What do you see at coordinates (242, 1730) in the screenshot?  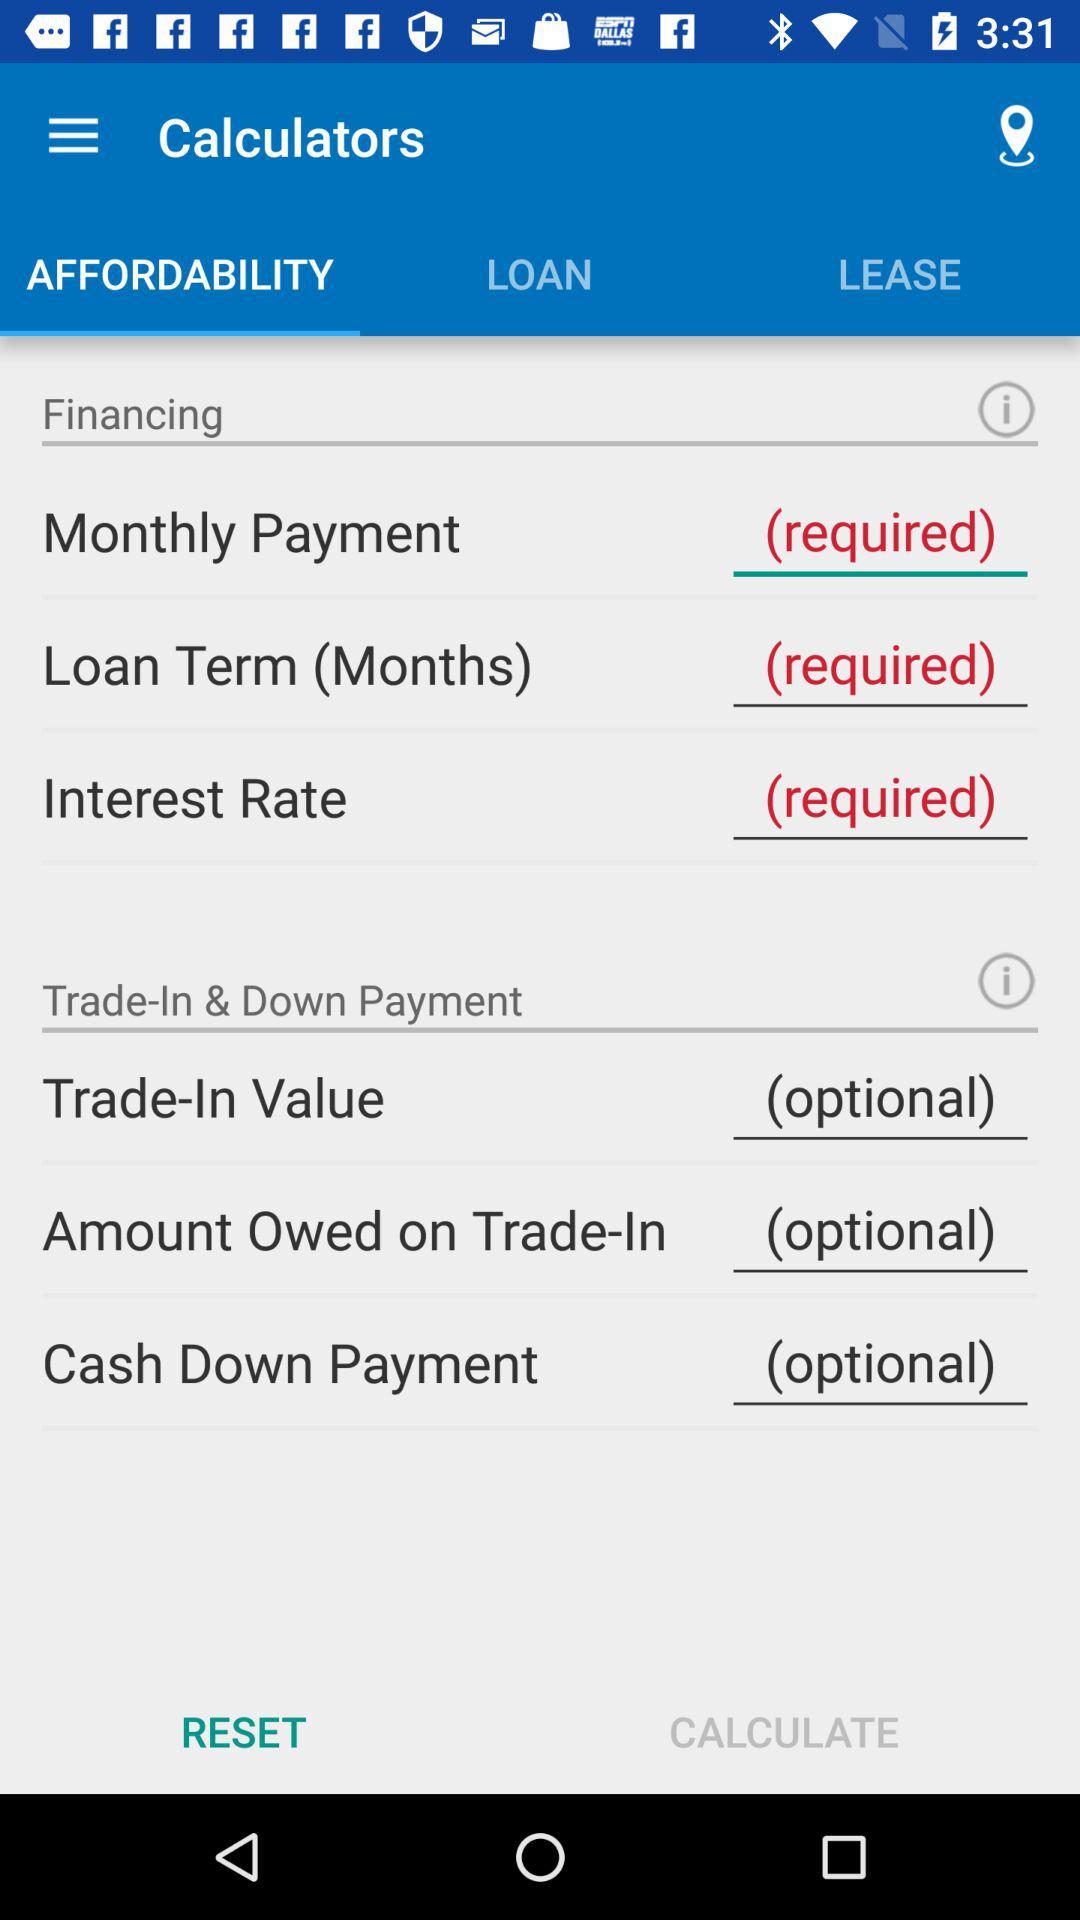 I see `the icon next to calculate` at bounding box center [242, 1730].